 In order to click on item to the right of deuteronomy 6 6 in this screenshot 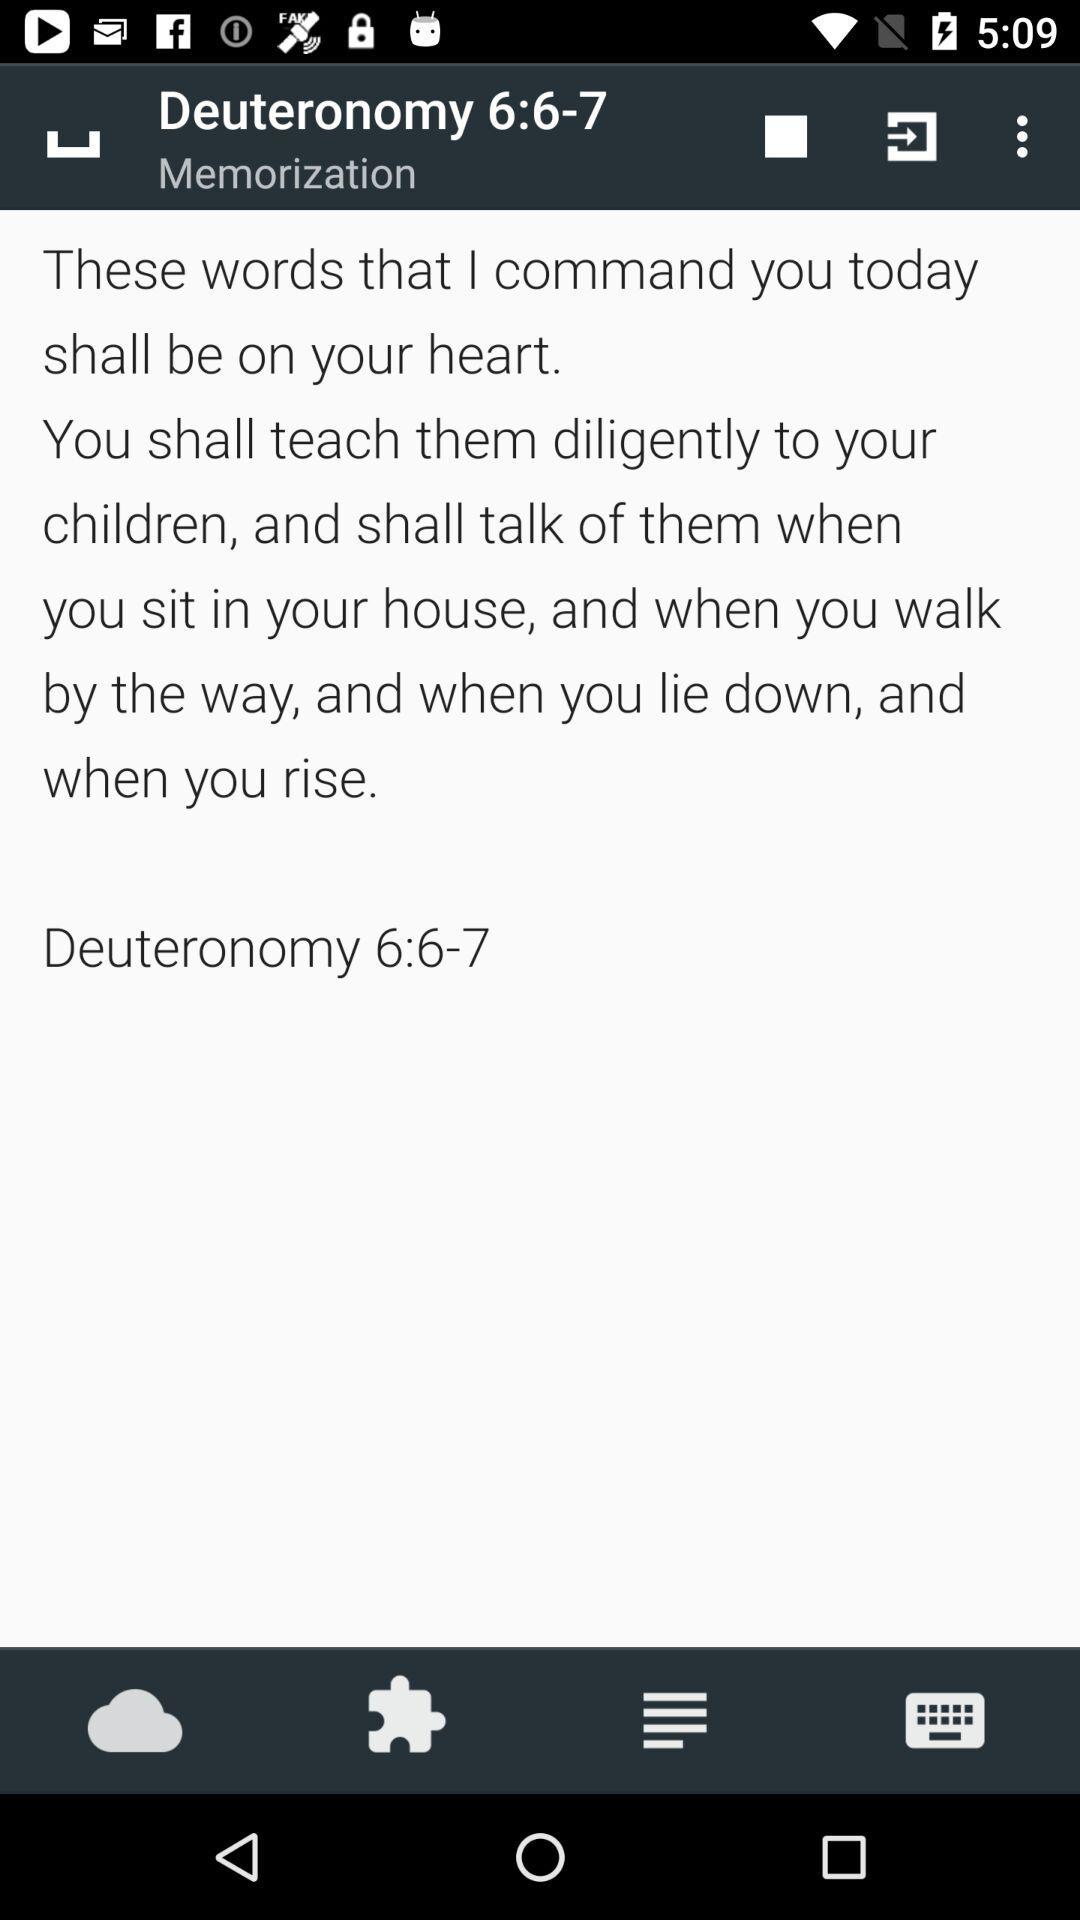, I will do `click(785, 135)`.